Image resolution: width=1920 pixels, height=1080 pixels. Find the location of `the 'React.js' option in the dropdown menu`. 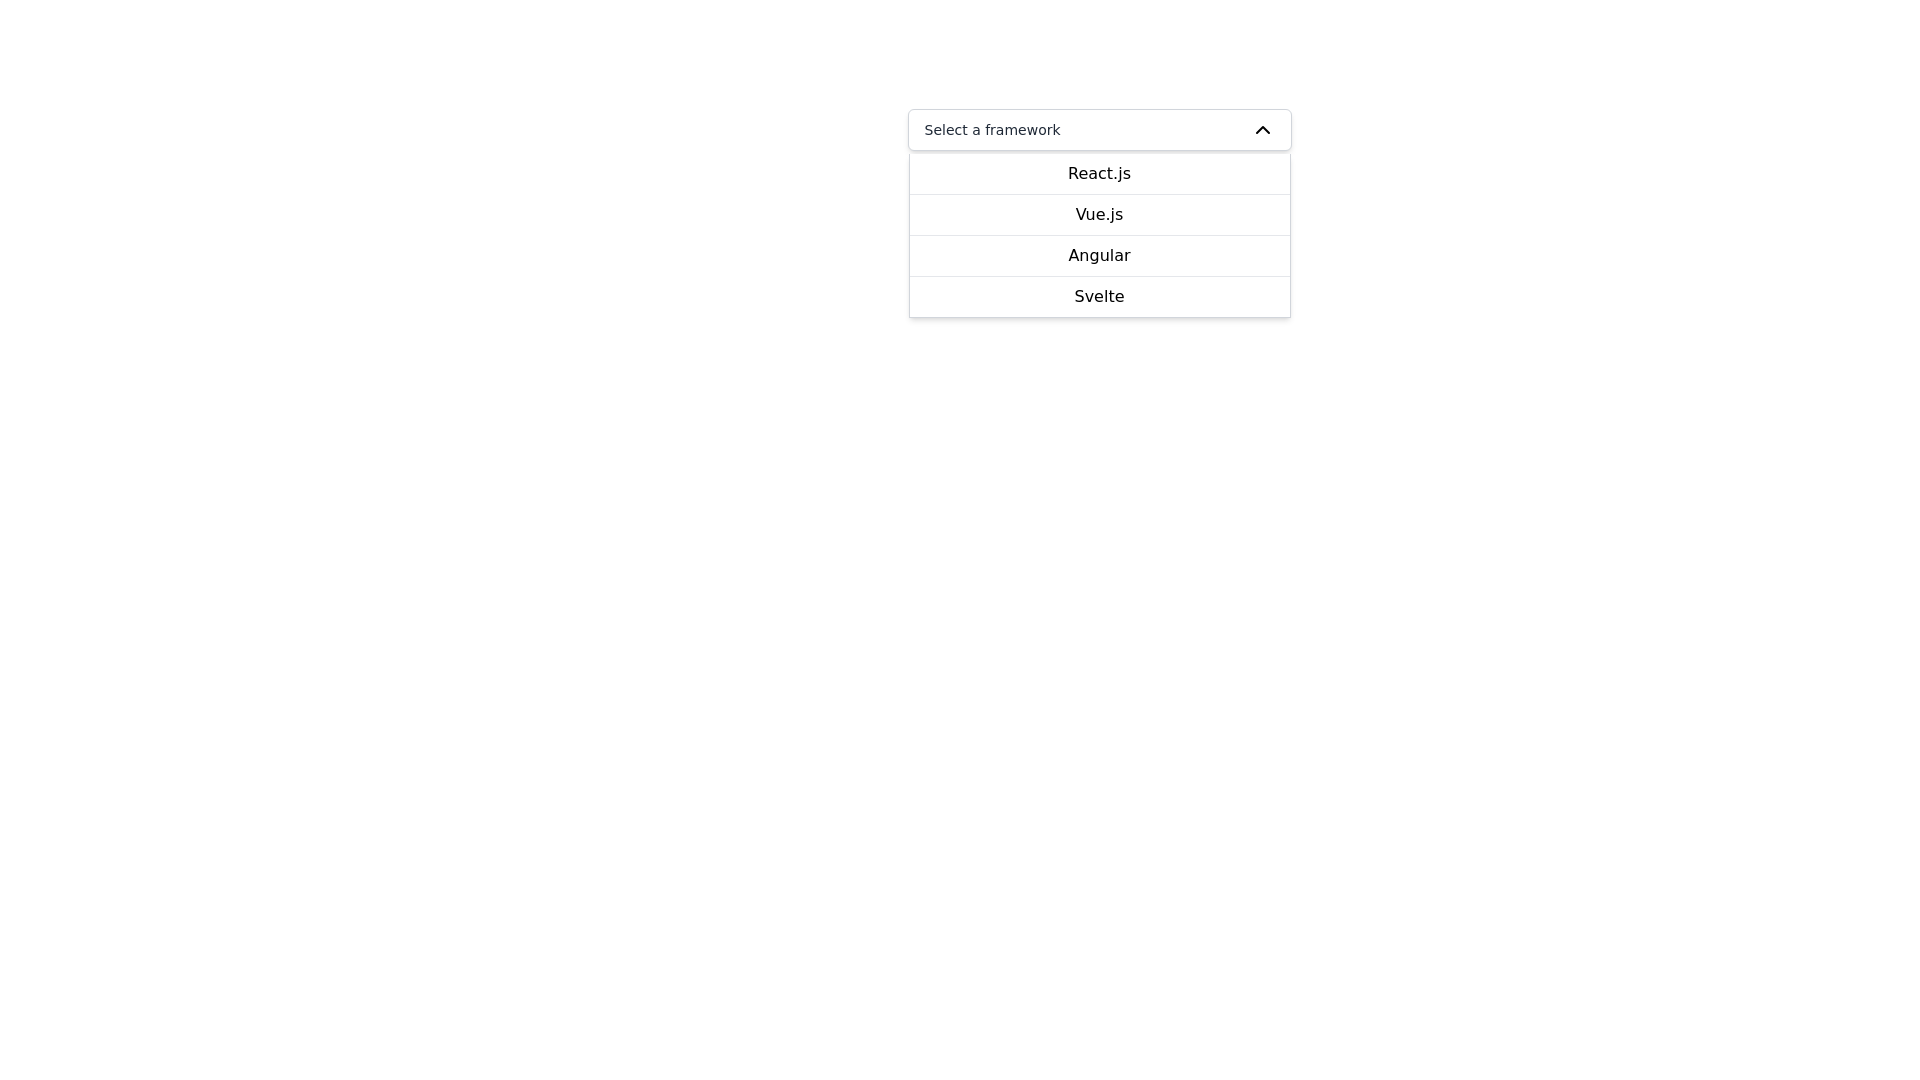

the 'React.js' option in the dropdown menu is located at coordinates (1098, 172).